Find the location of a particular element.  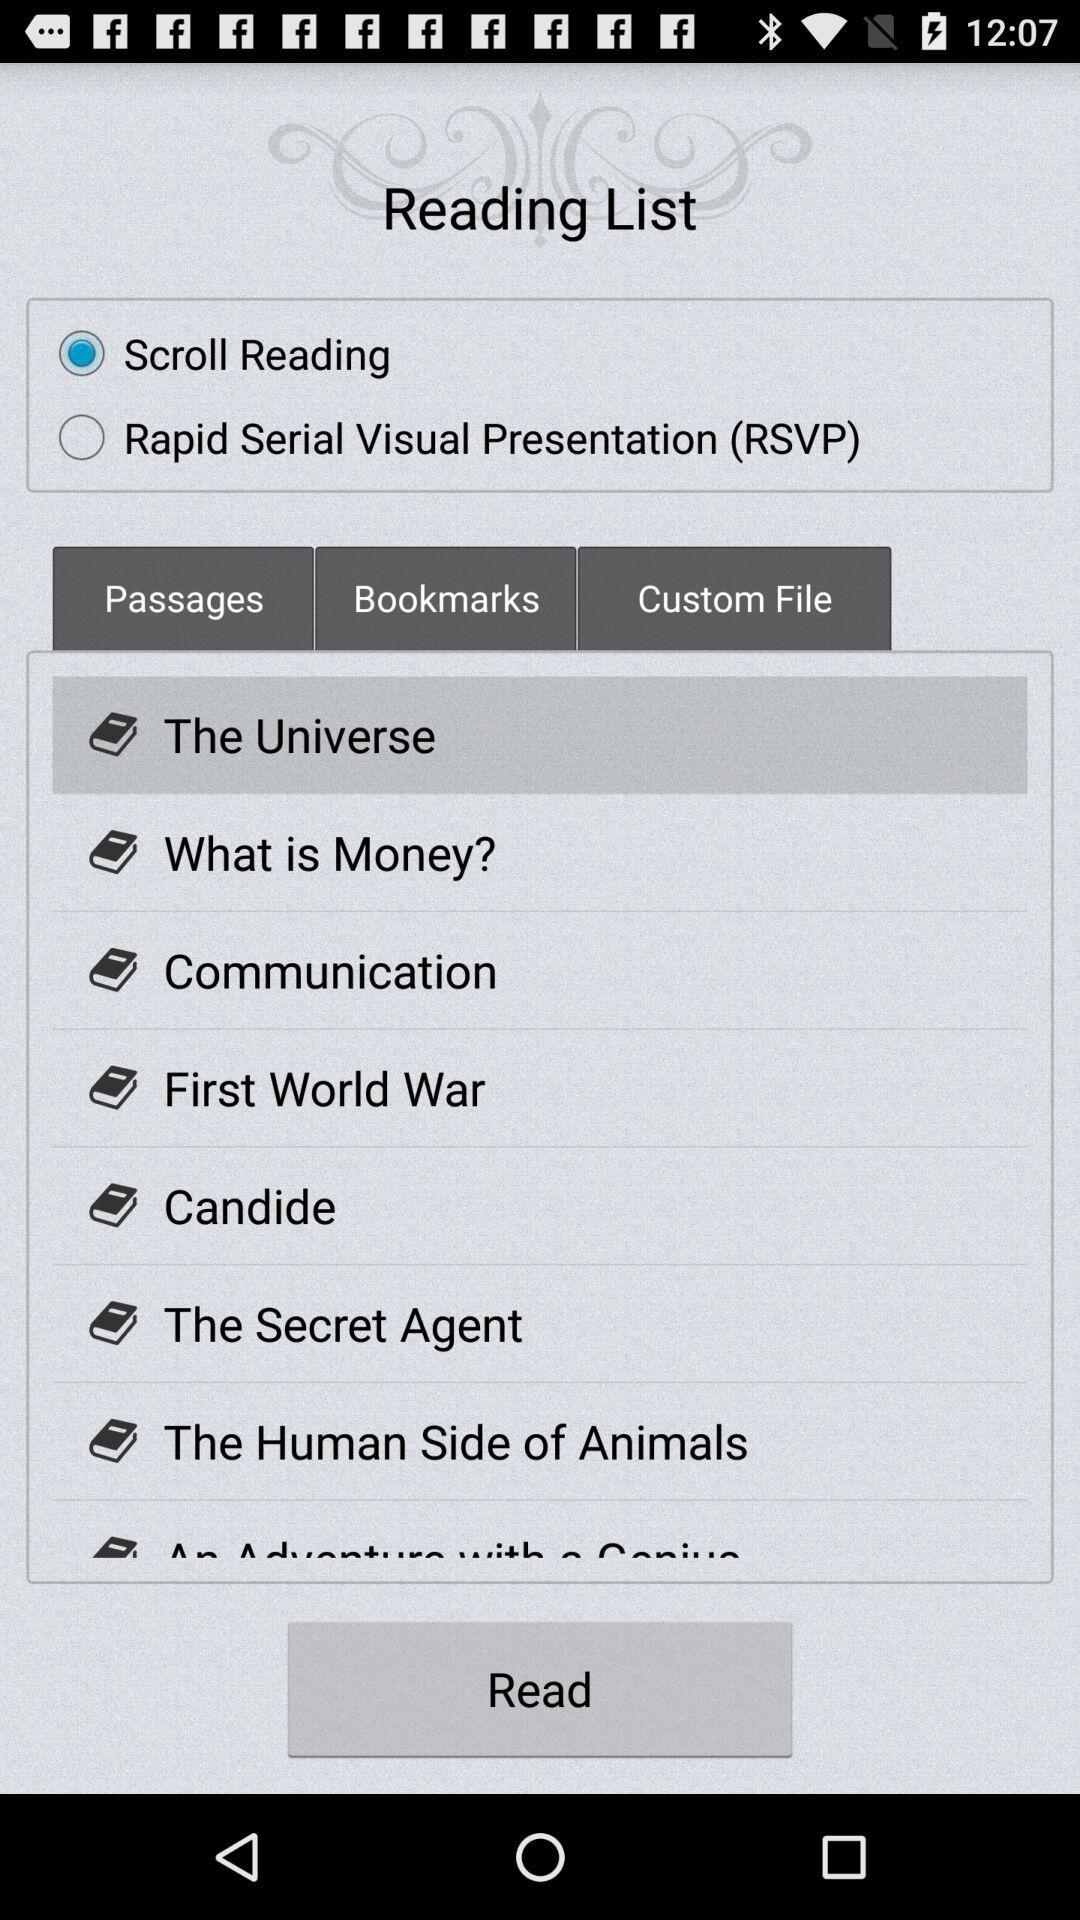

what is money? app is located at coordinates (329, 852).